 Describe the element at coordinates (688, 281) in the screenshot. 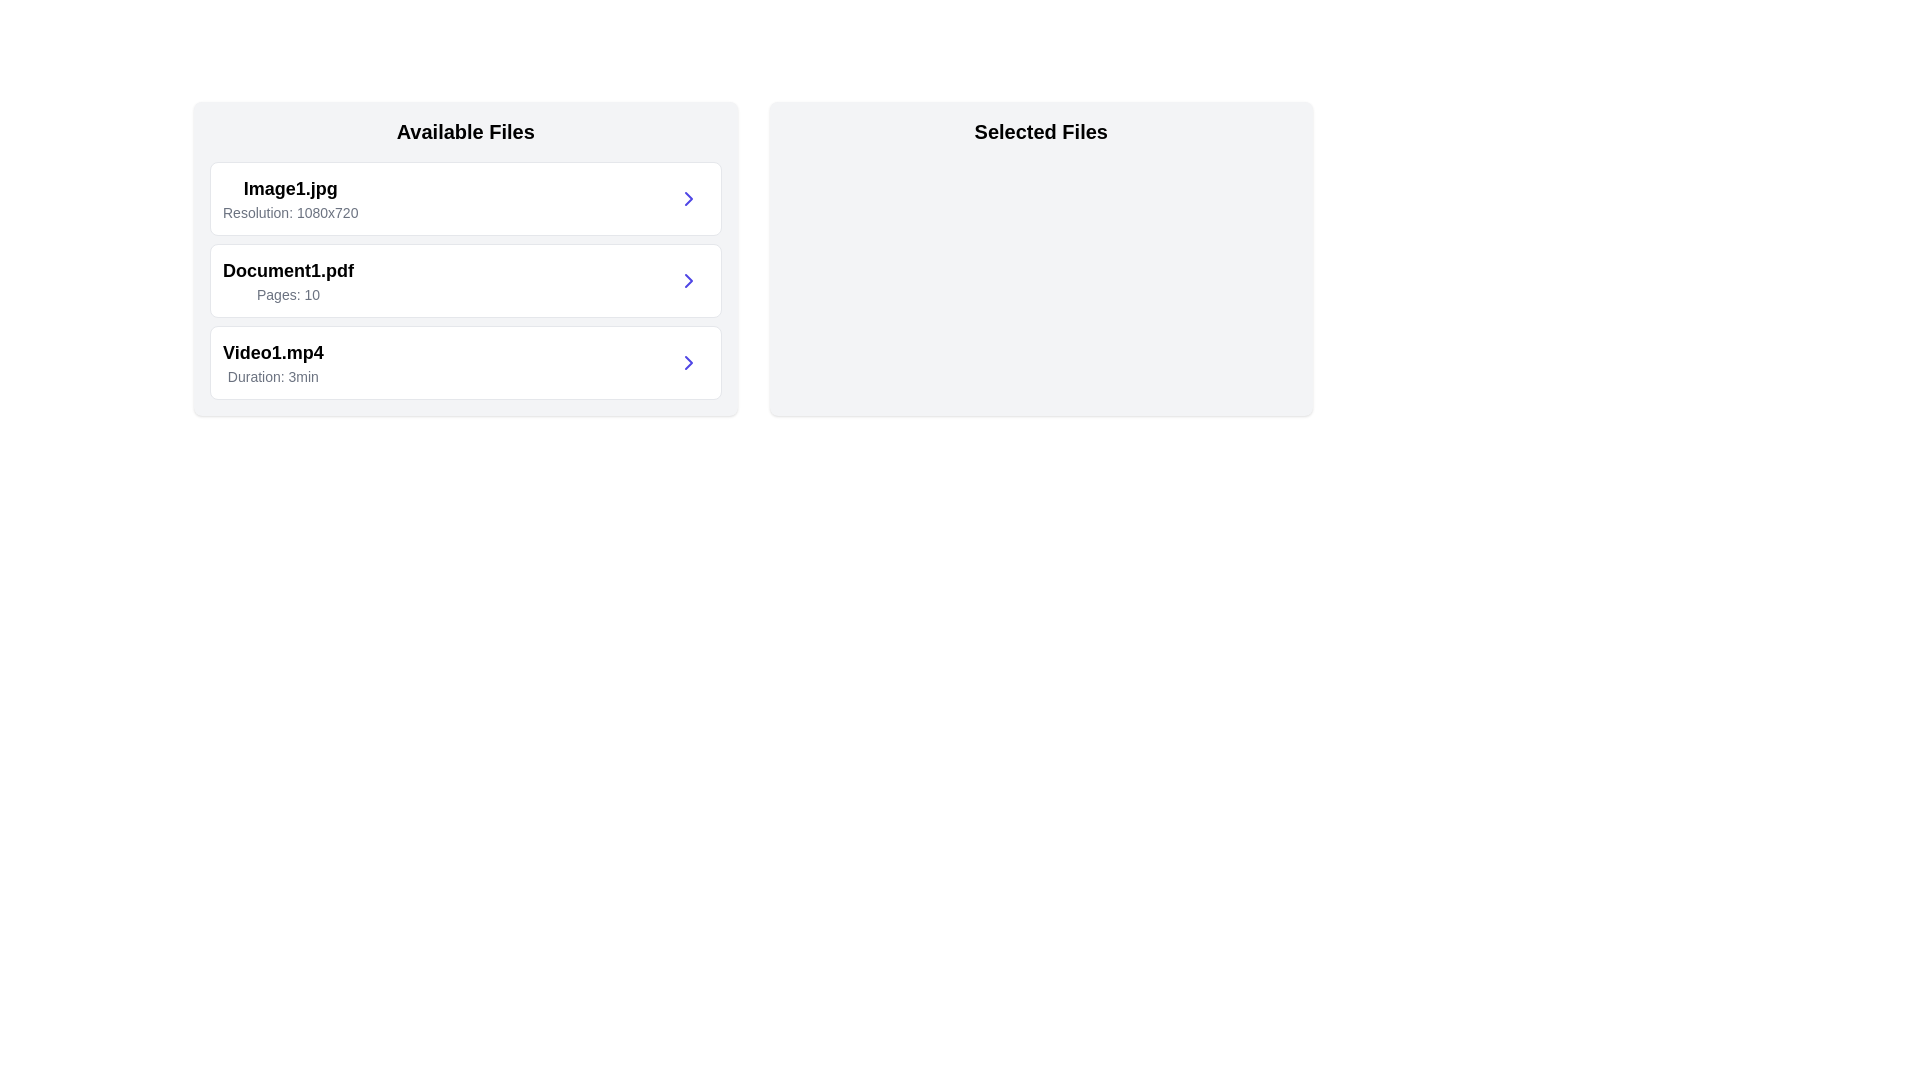

I see `transfer button for the file Document1.pdf to move it to 'Selected Files'` at that location.